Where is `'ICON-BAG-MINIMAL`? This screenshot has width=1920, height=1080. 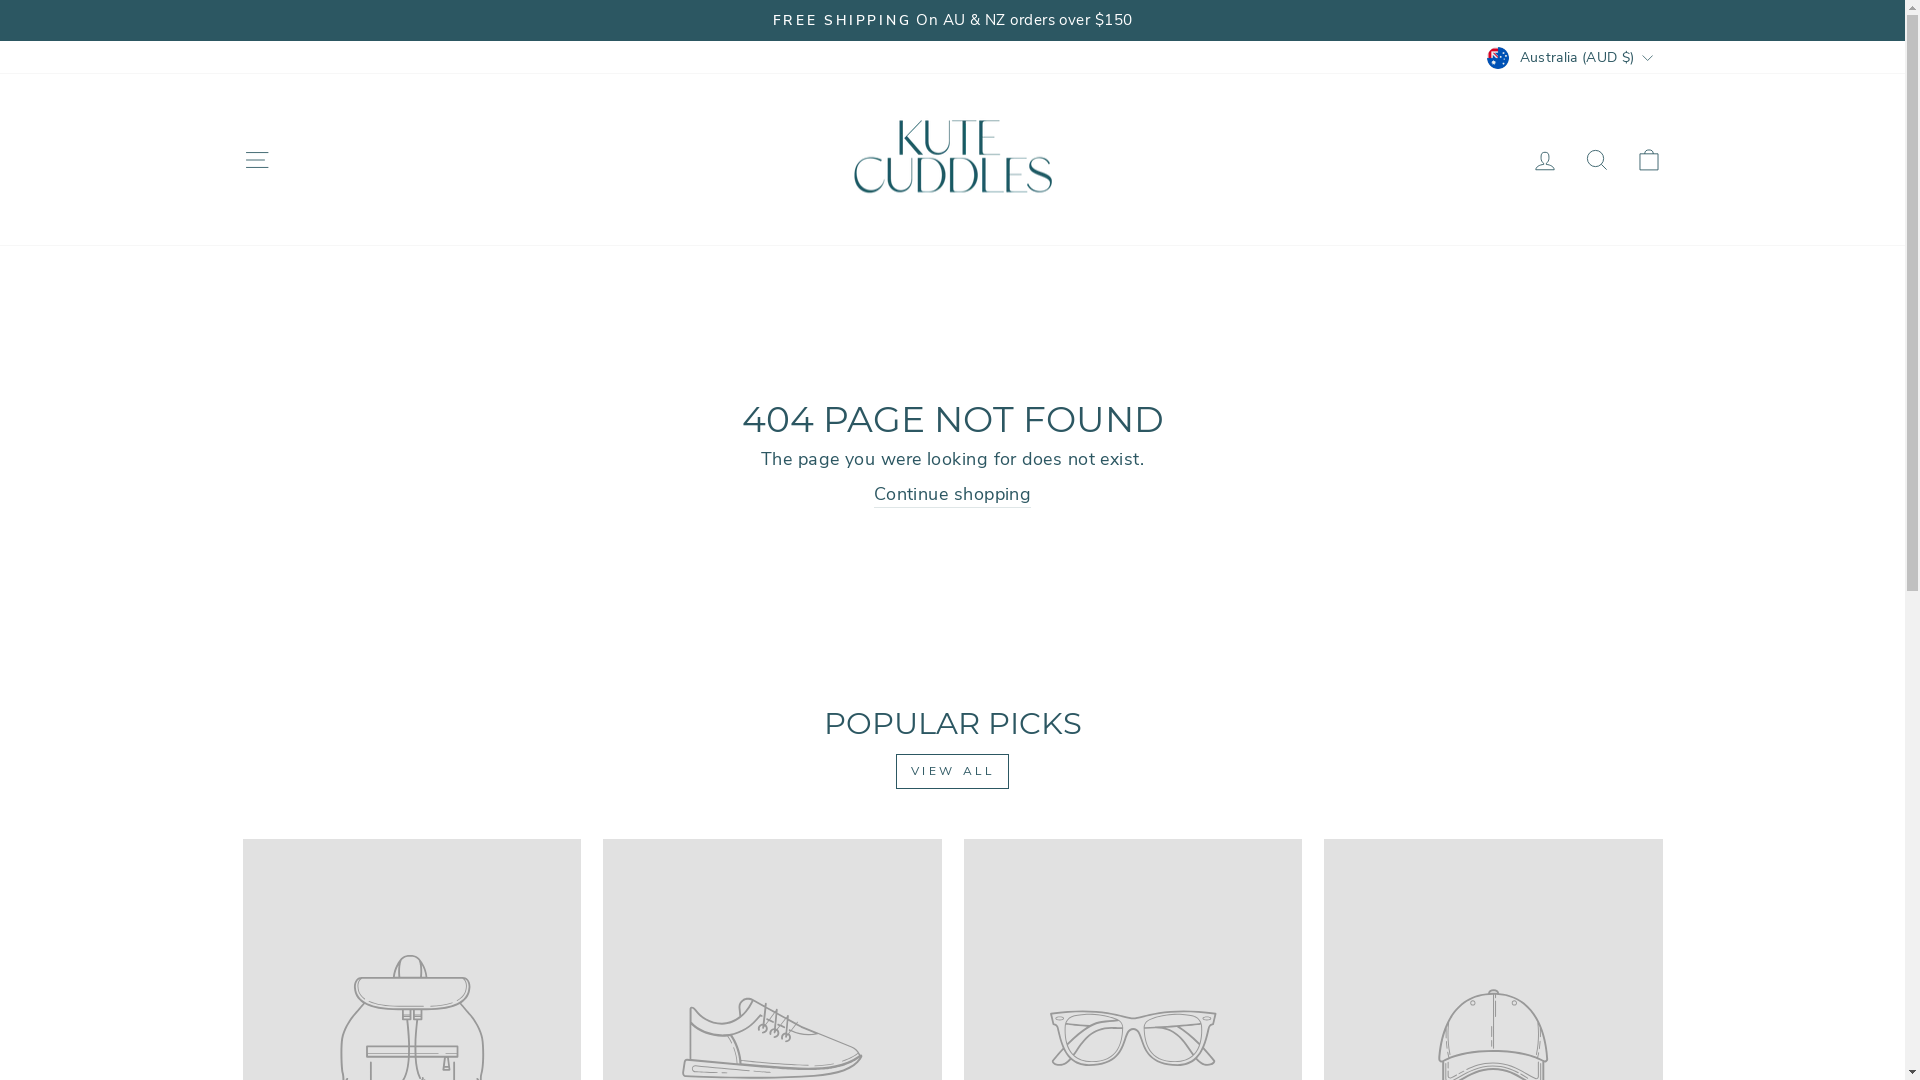 'ICON-BAG-MINIMAL is located at coordinates (1647, 158).